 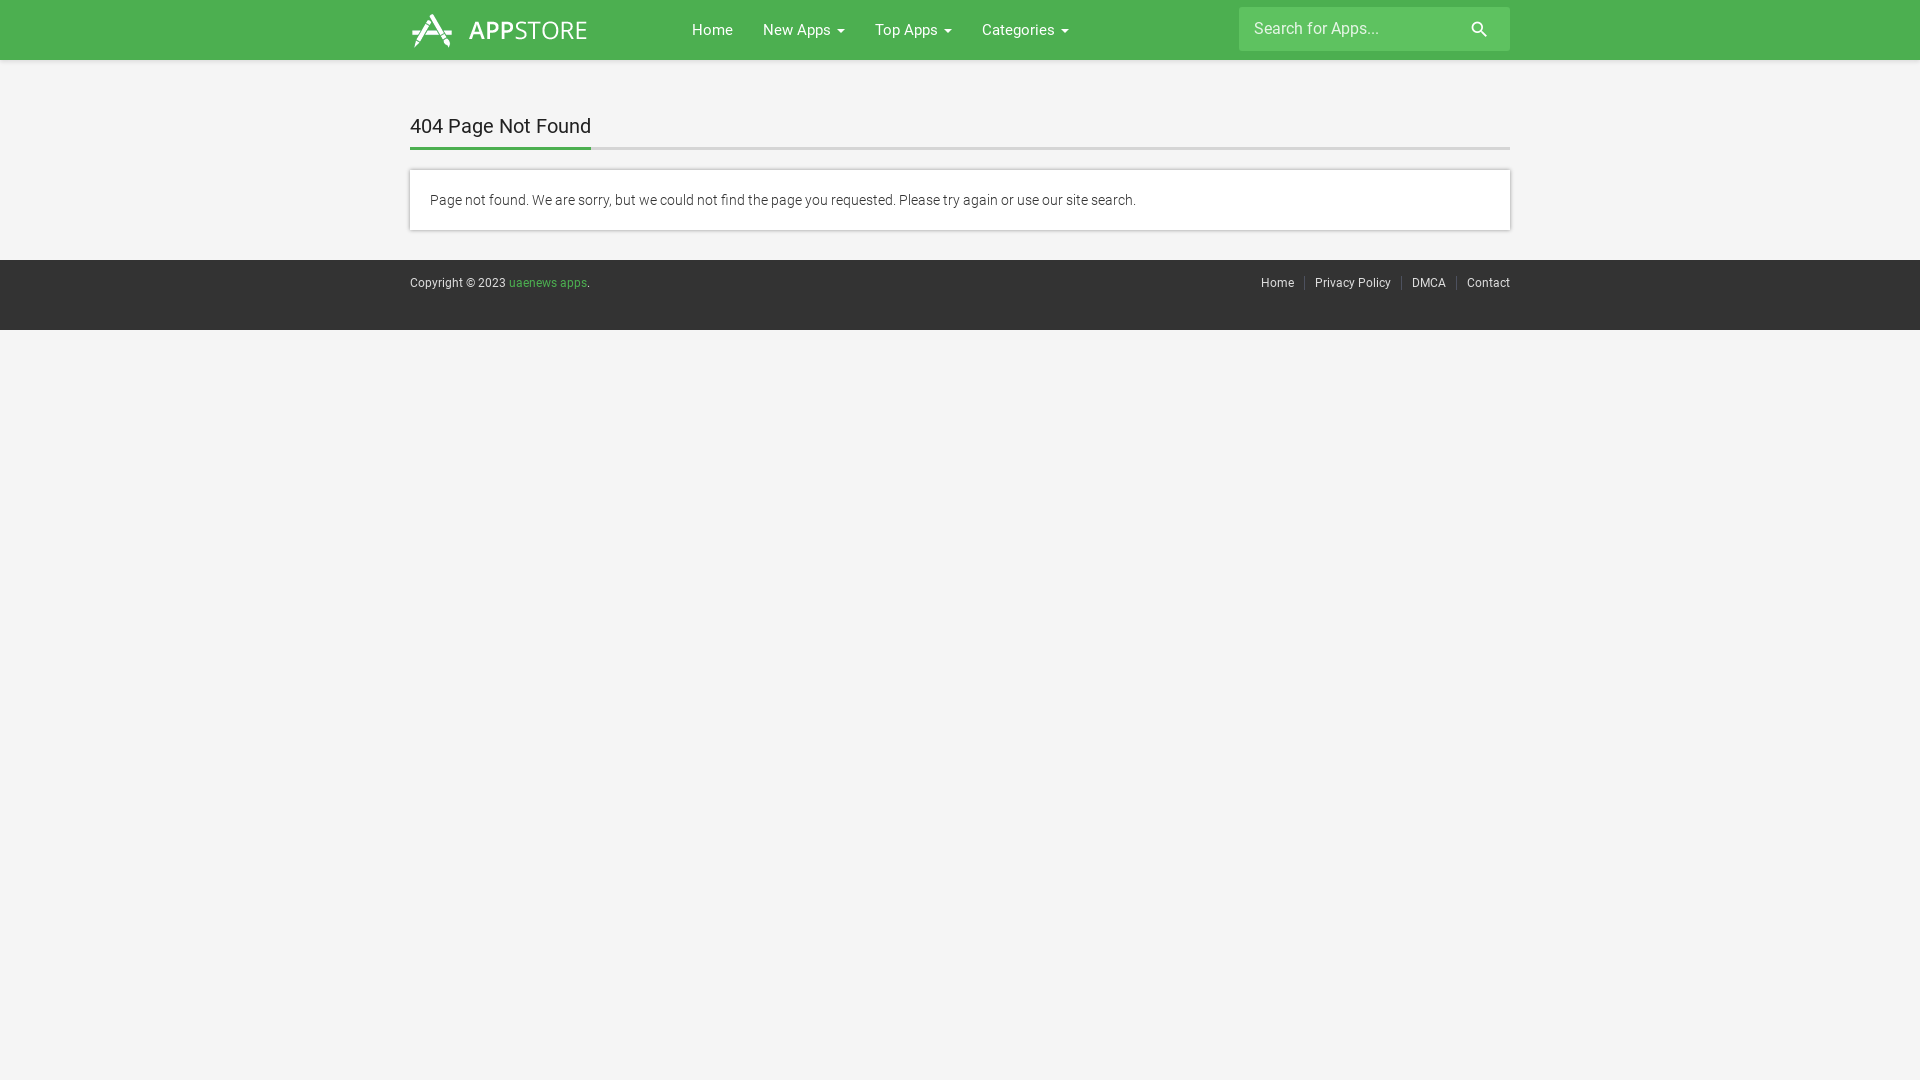 What do you see at coordinates (1025, 30) in the screenshot?
I see `'Categories'` at bounding box center [1025, 30].